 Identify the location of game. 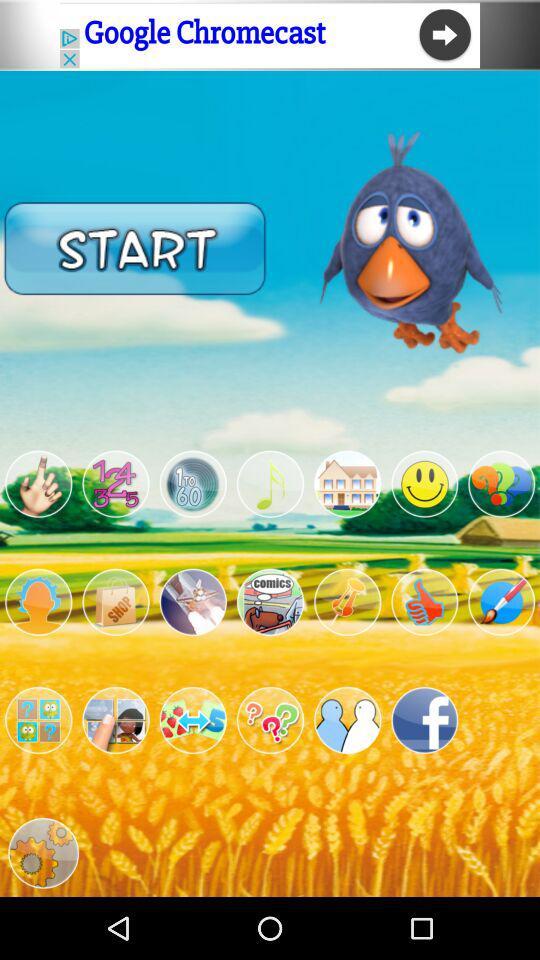
(346, 601).